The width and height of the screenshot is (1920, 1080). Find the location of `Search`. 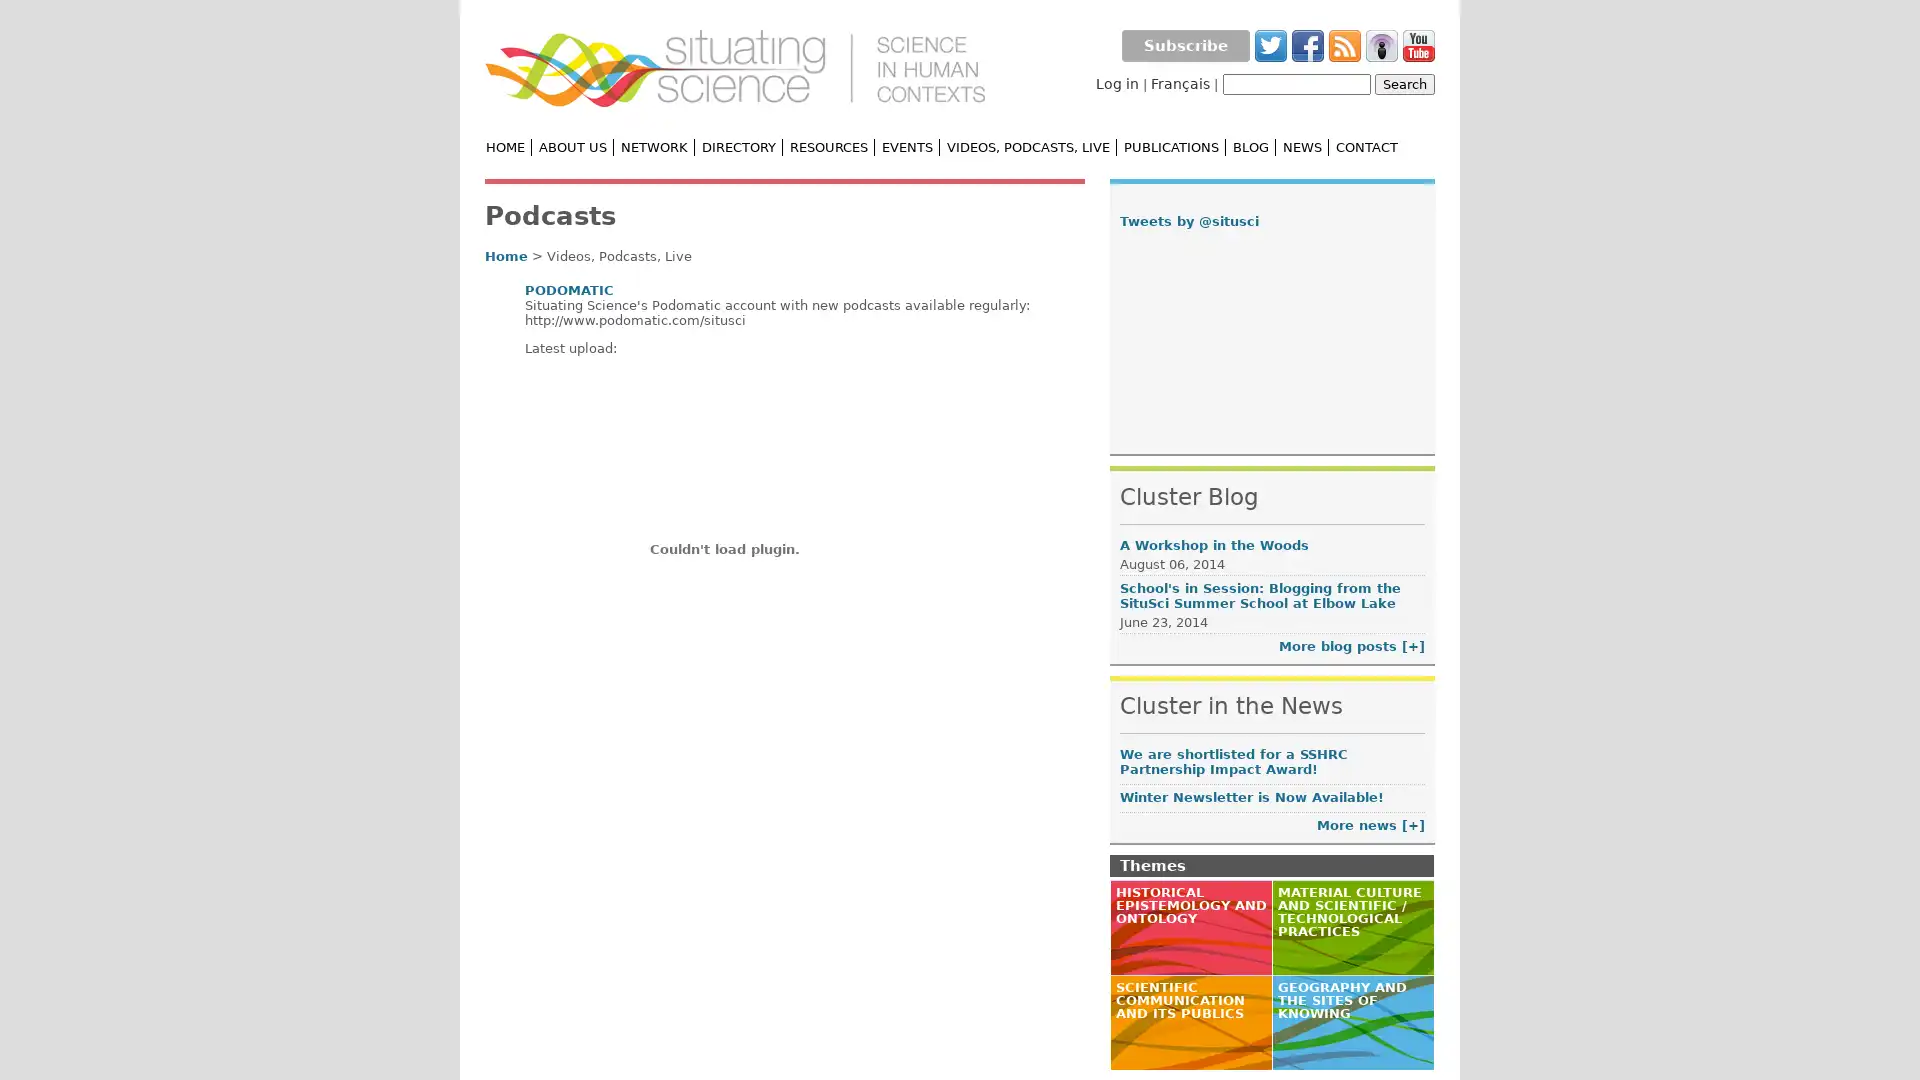

Search is located at coordinates (1404, 83).